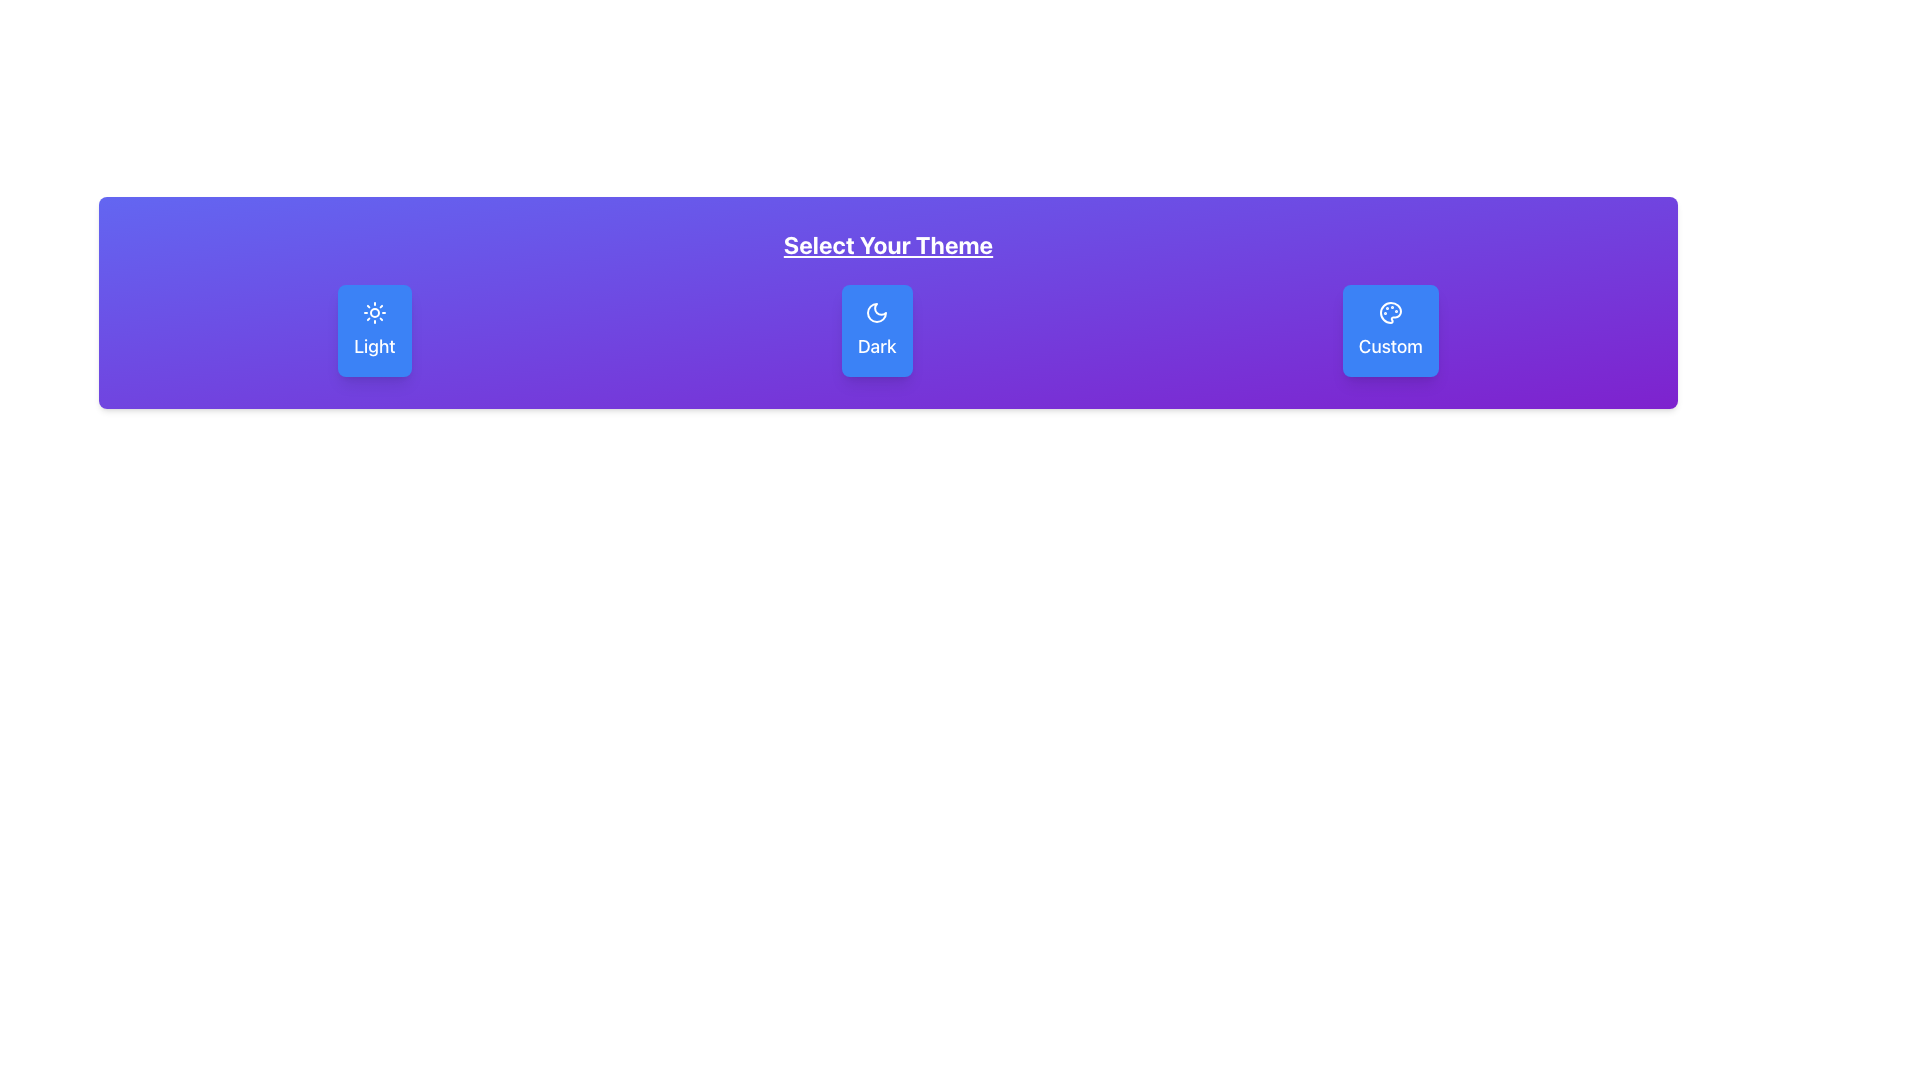 This screenshot has width=1920, height=1080. What do you see at coordinates (887, 244) in the screenshot?
I see `the heading element that introduces the theme selection section, located at the top of a rounded purple gradient box` at bounding box center [887, 244].